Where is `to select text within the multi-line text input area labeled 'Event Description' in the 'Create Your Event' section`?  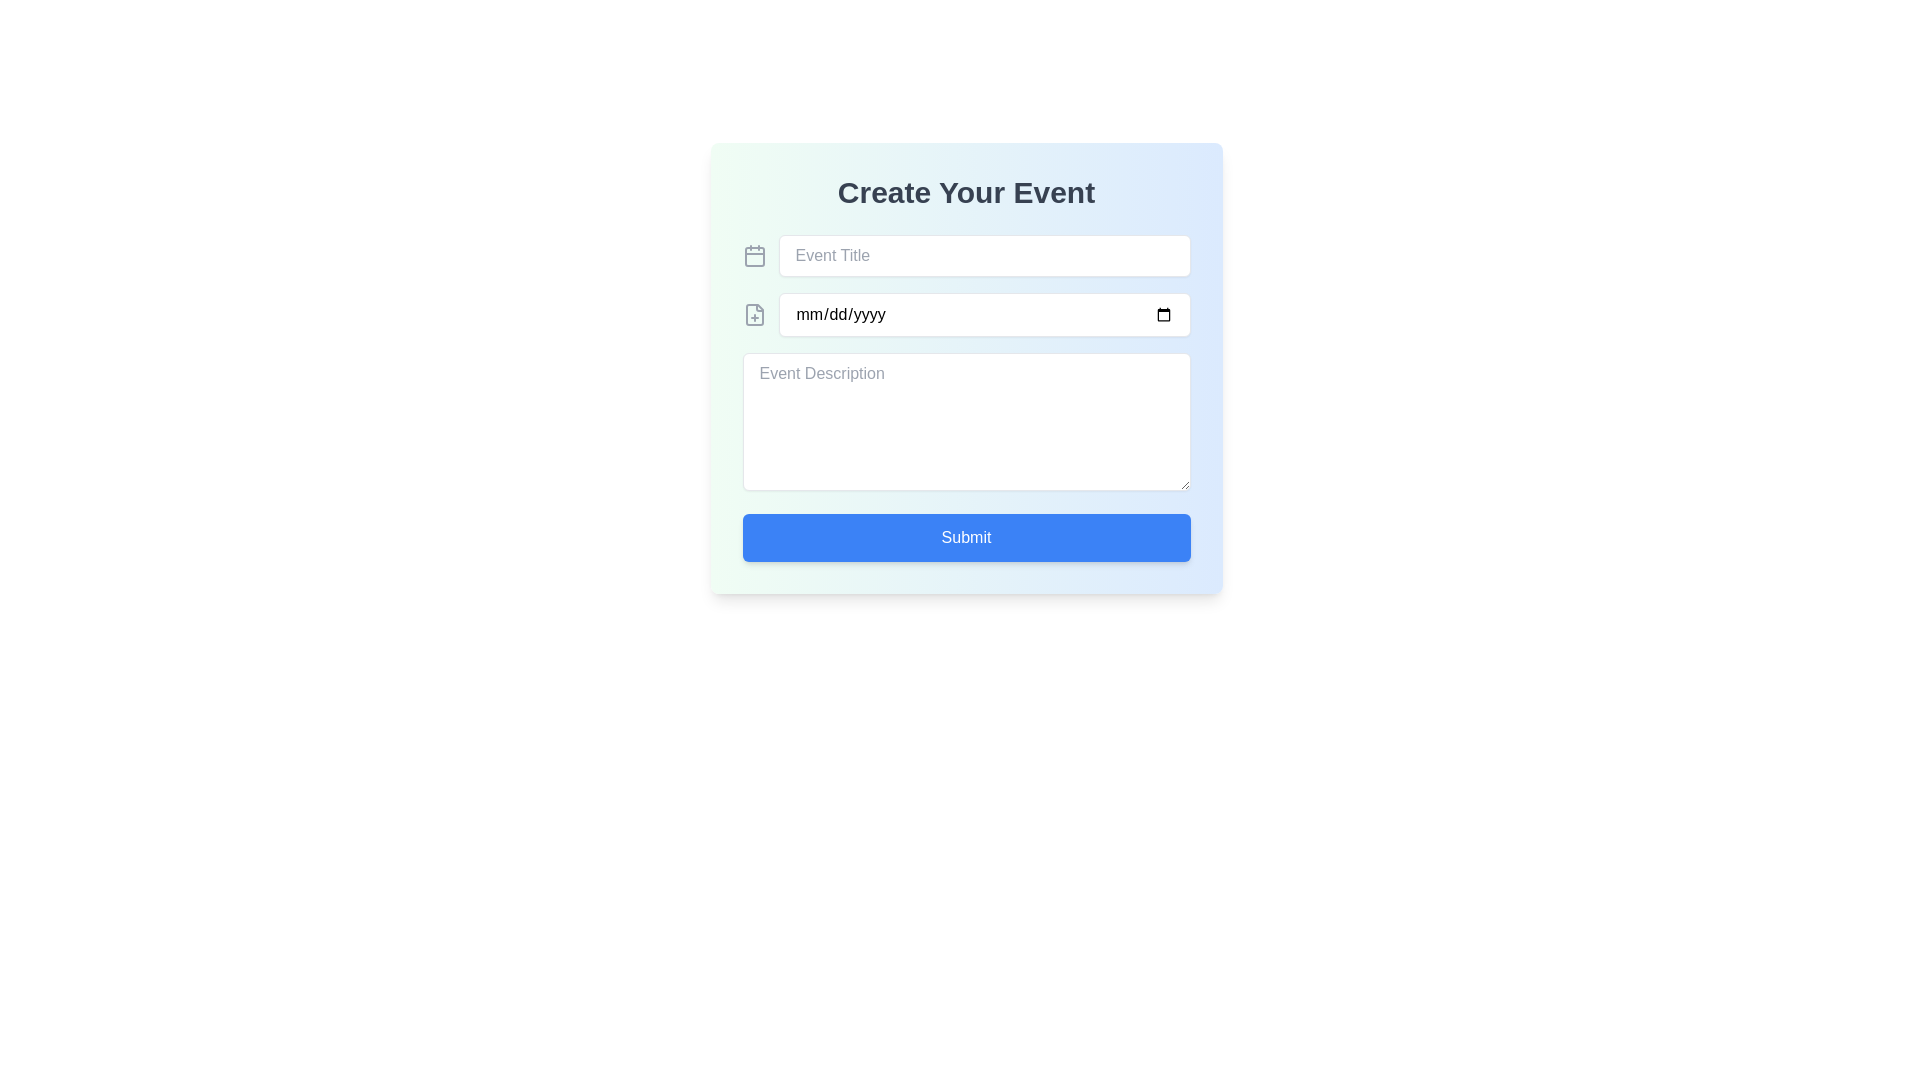 to select text within the multi-line text input area labeled 'Event Description' in the 'Create Your Event' section is located at coordinates (966, 398).